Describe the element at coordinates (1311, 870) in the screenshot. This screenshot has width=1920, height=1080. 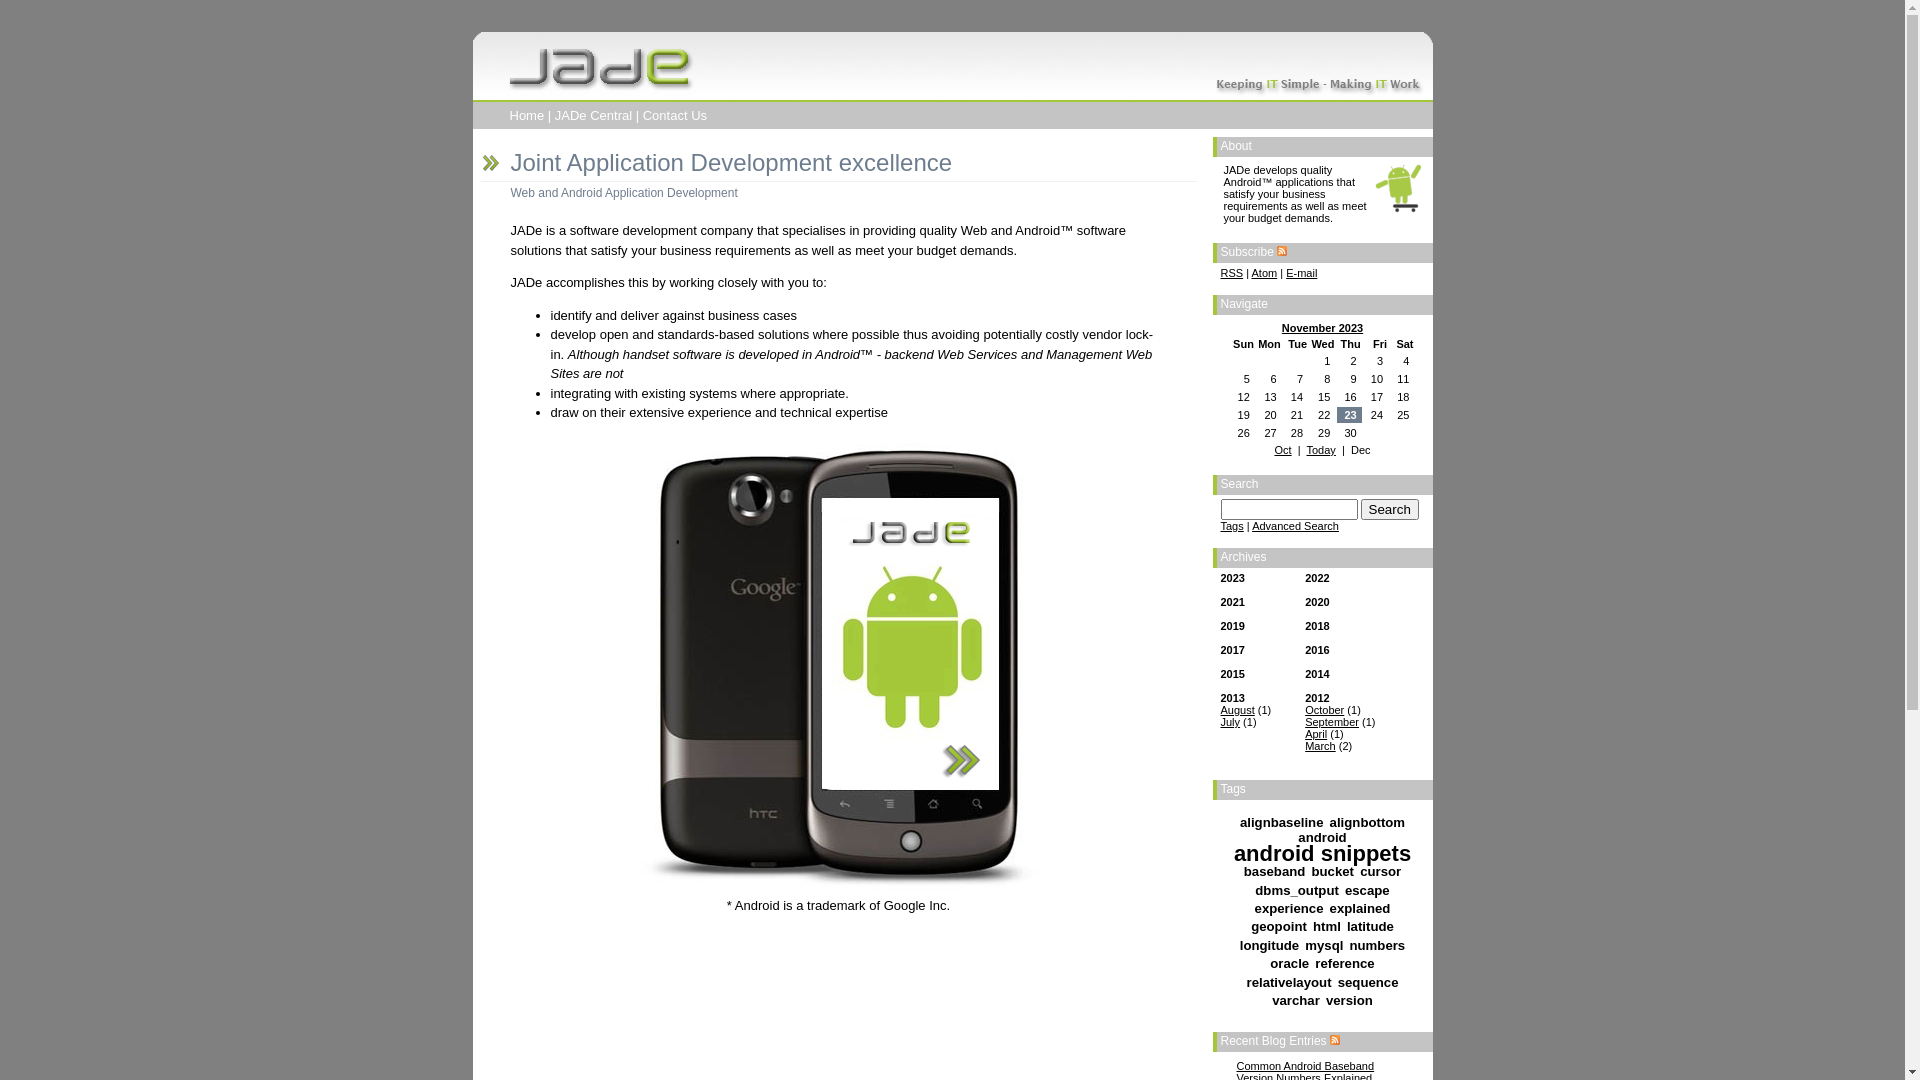
I see `'bucket'` at that location.